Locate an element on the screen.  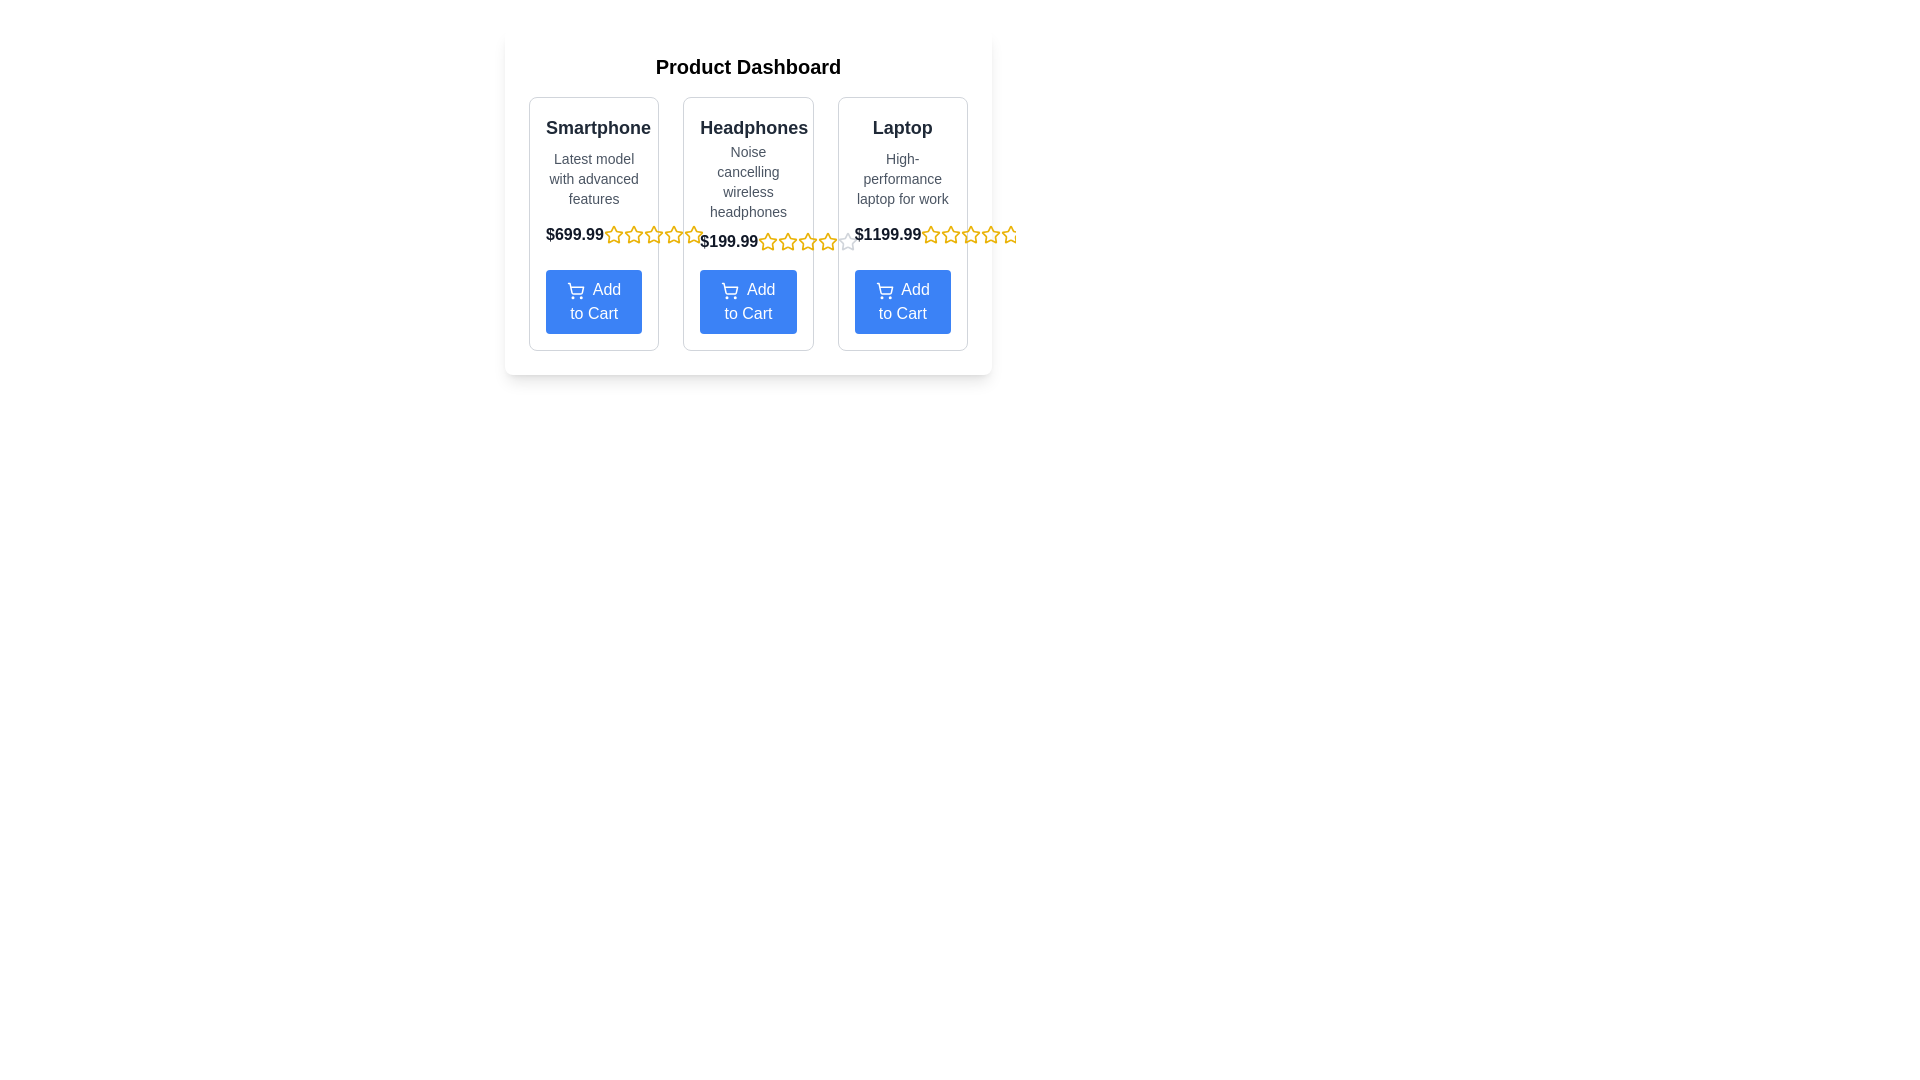
the 10th star icon in the rating bar under the 'Laptop' product card is located at coordinates (848, 241).